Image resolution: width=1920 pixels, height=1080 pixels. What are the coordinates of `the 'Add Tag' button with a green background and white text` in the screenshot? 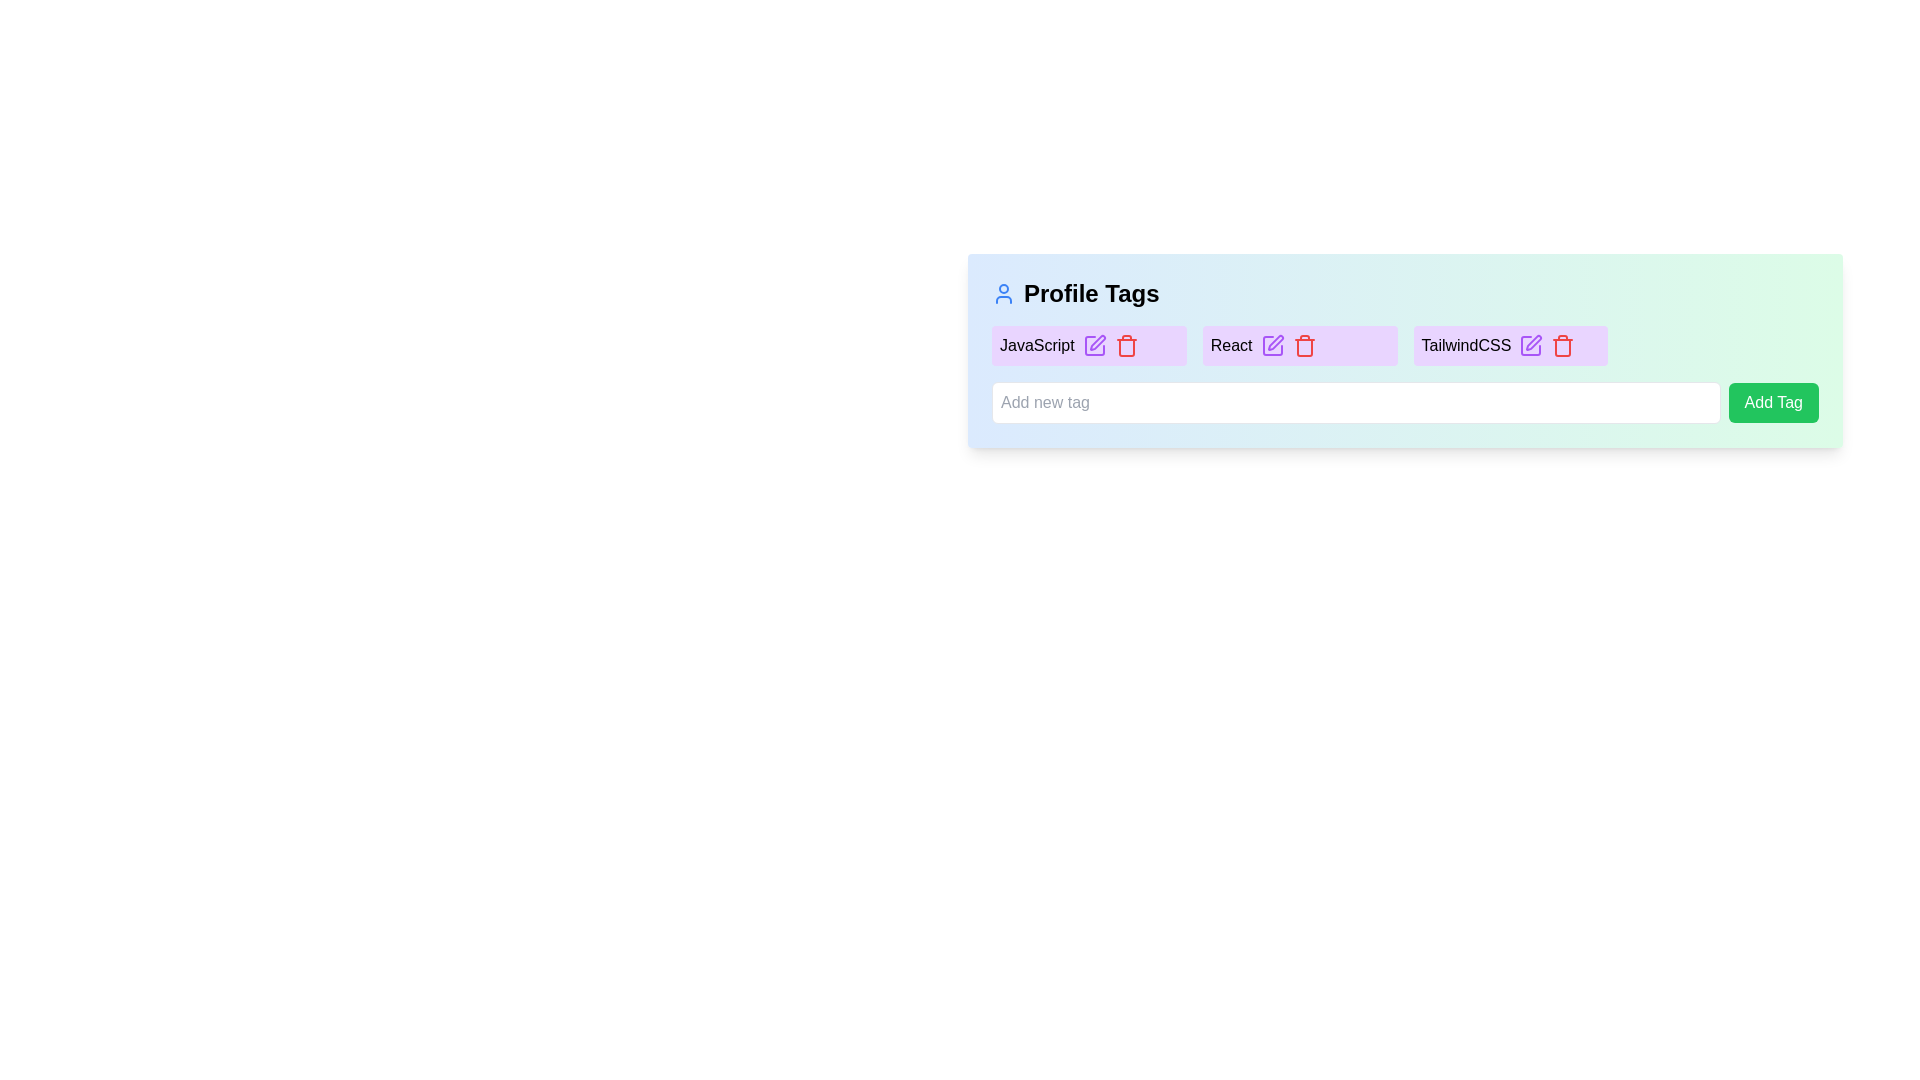 It's located at (1773, 402).